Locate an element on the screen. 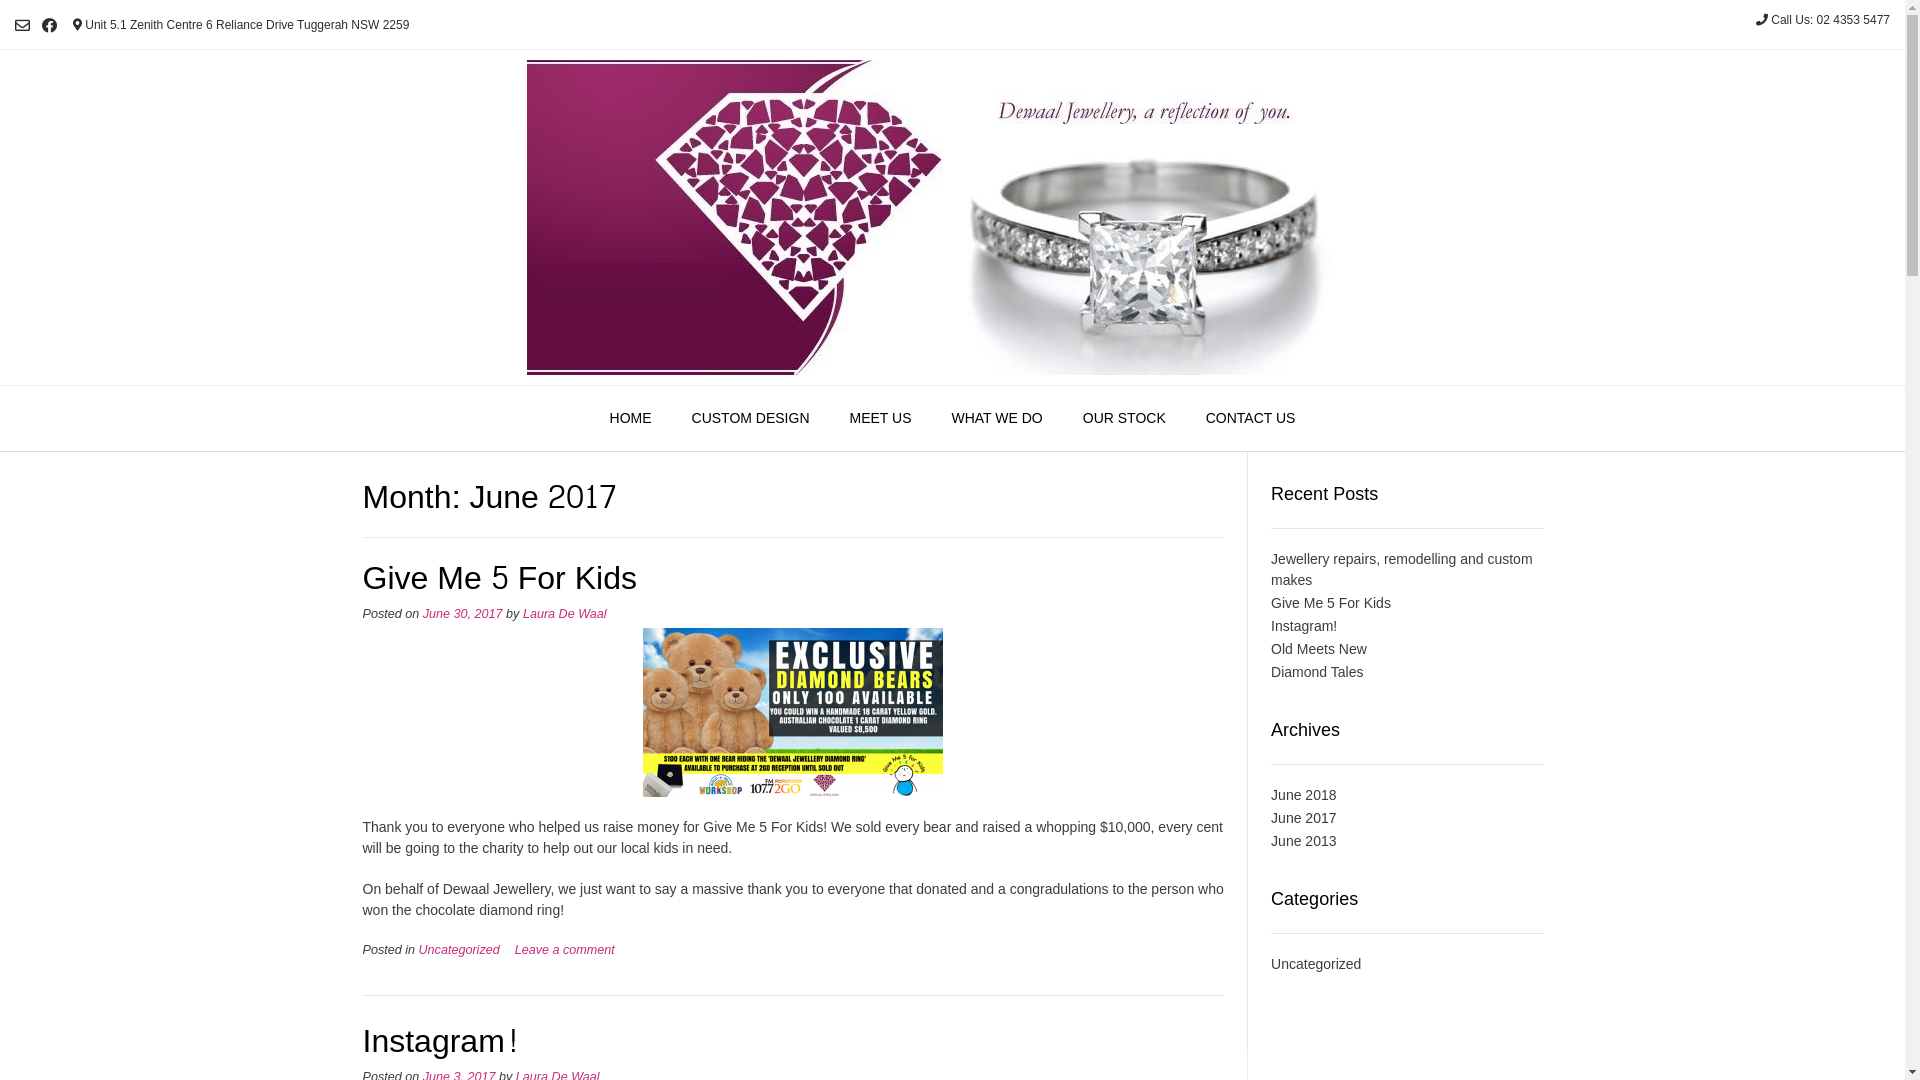  'June 30, 2017' is located at coordinates (461, 612).